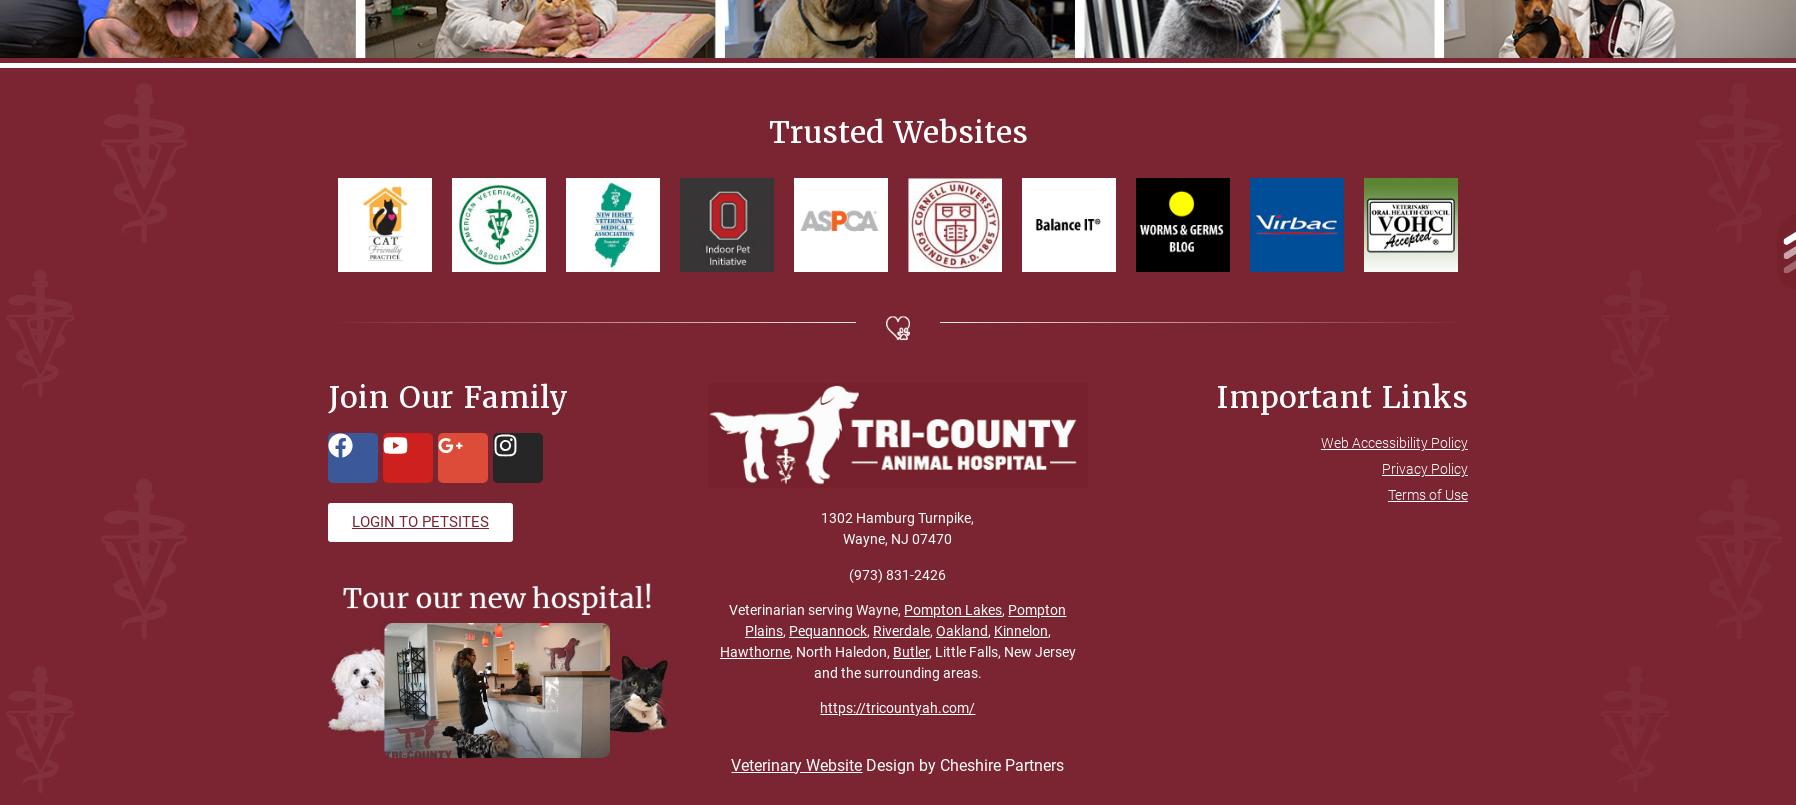 The height and width of the screenshot is (805, 1796). I want to click on 'Terms of Use', so click(1425, 494).